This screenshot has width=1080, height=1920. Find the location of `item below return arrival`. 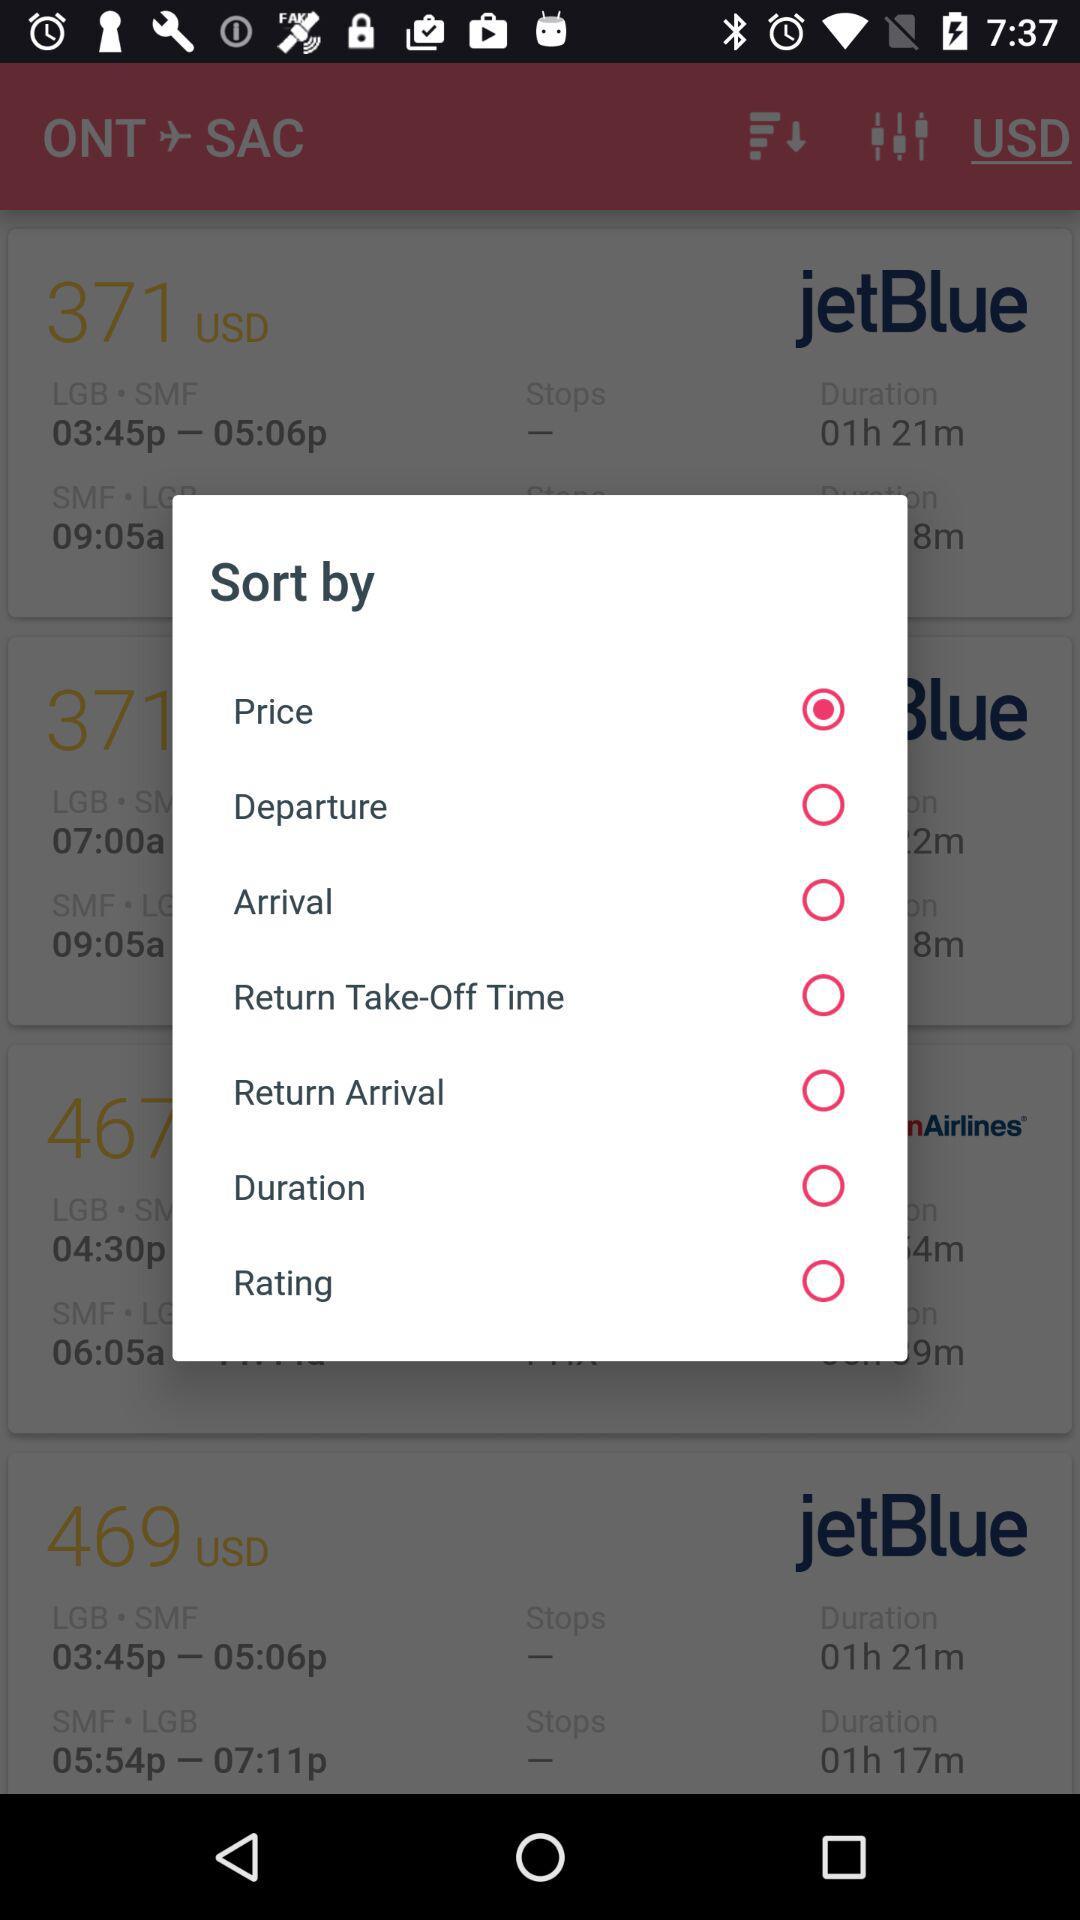

item below return arrival is located at coordinates (537, 1186).